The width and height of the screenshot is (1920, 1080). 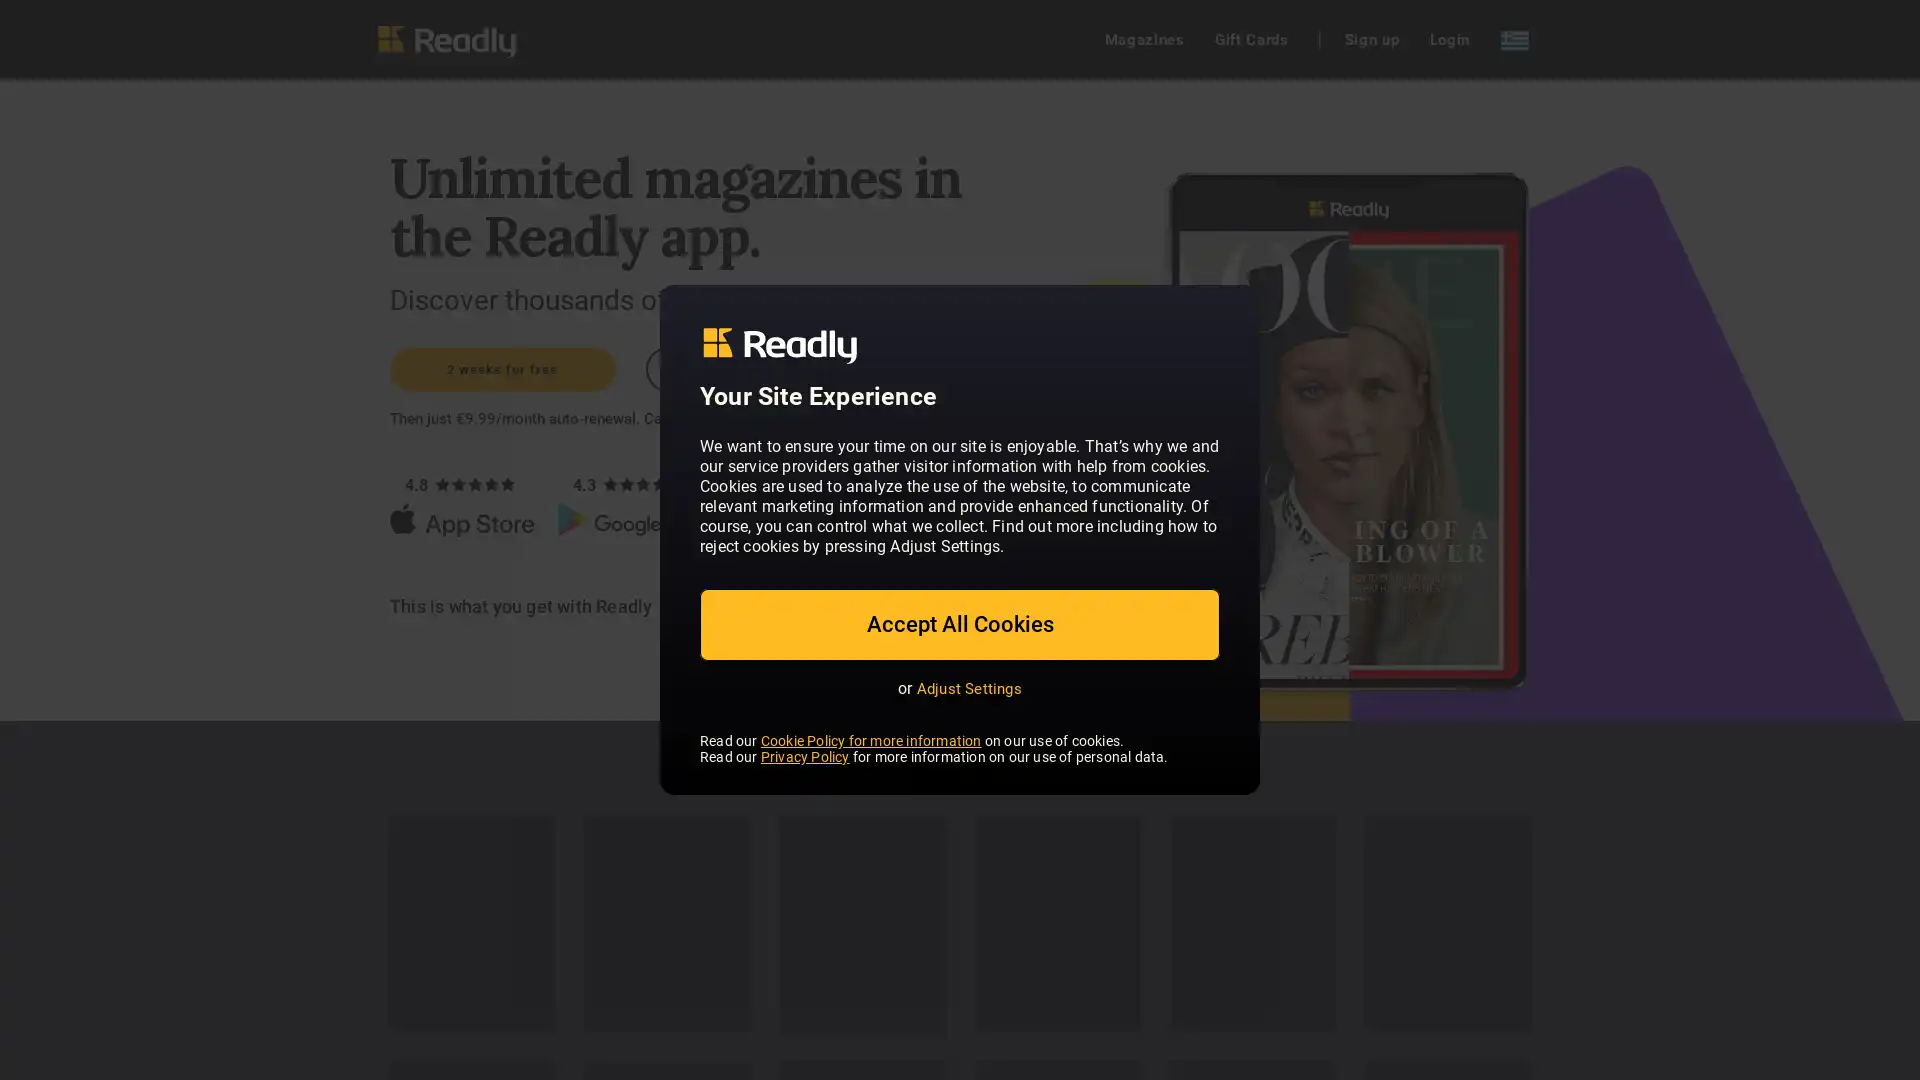 What do you see at coordinates (960, 623) in the screenshot?
I see `Accept All Cookies` at bounding box center [960, 623].